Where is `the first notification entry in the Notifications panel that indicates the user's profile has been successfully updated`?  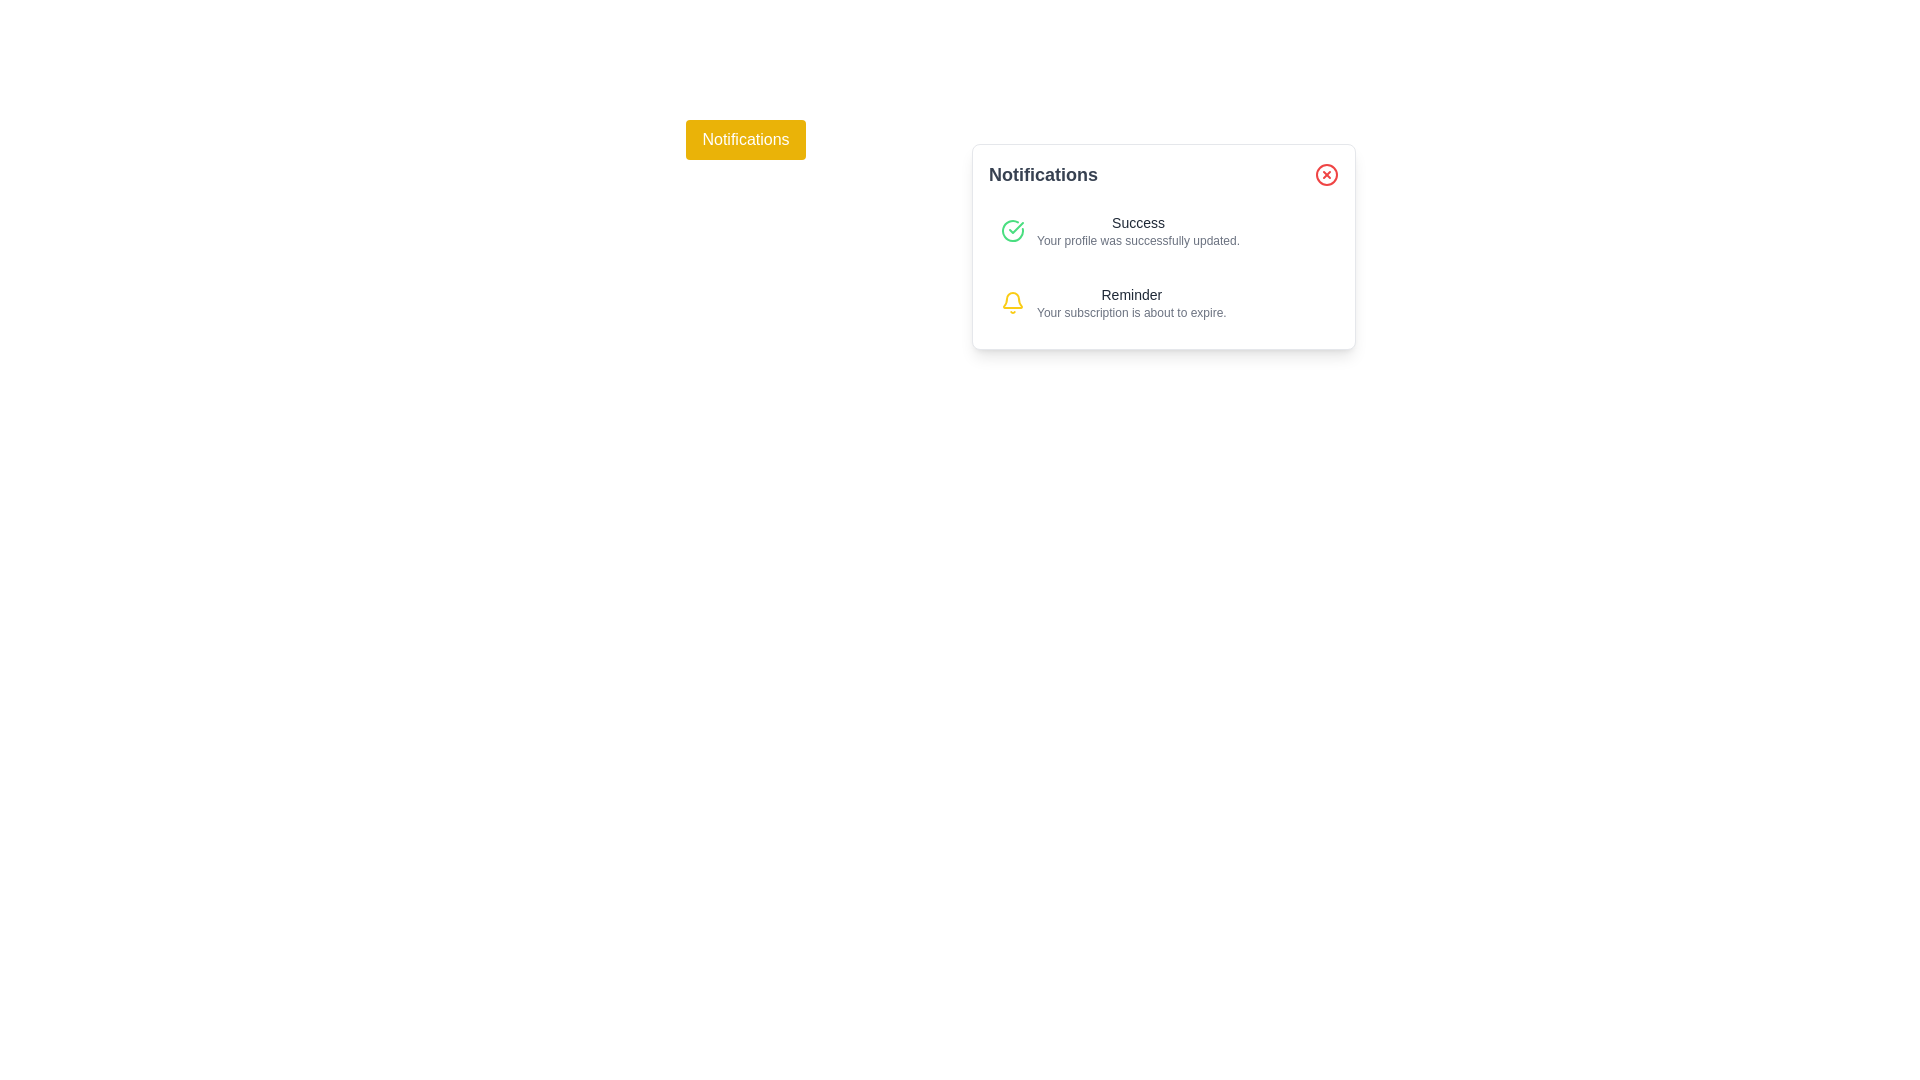
the first notification entry in the Notifications panel that indicates the user's profile has been successfully updated is located at coordinates (1163, 230).